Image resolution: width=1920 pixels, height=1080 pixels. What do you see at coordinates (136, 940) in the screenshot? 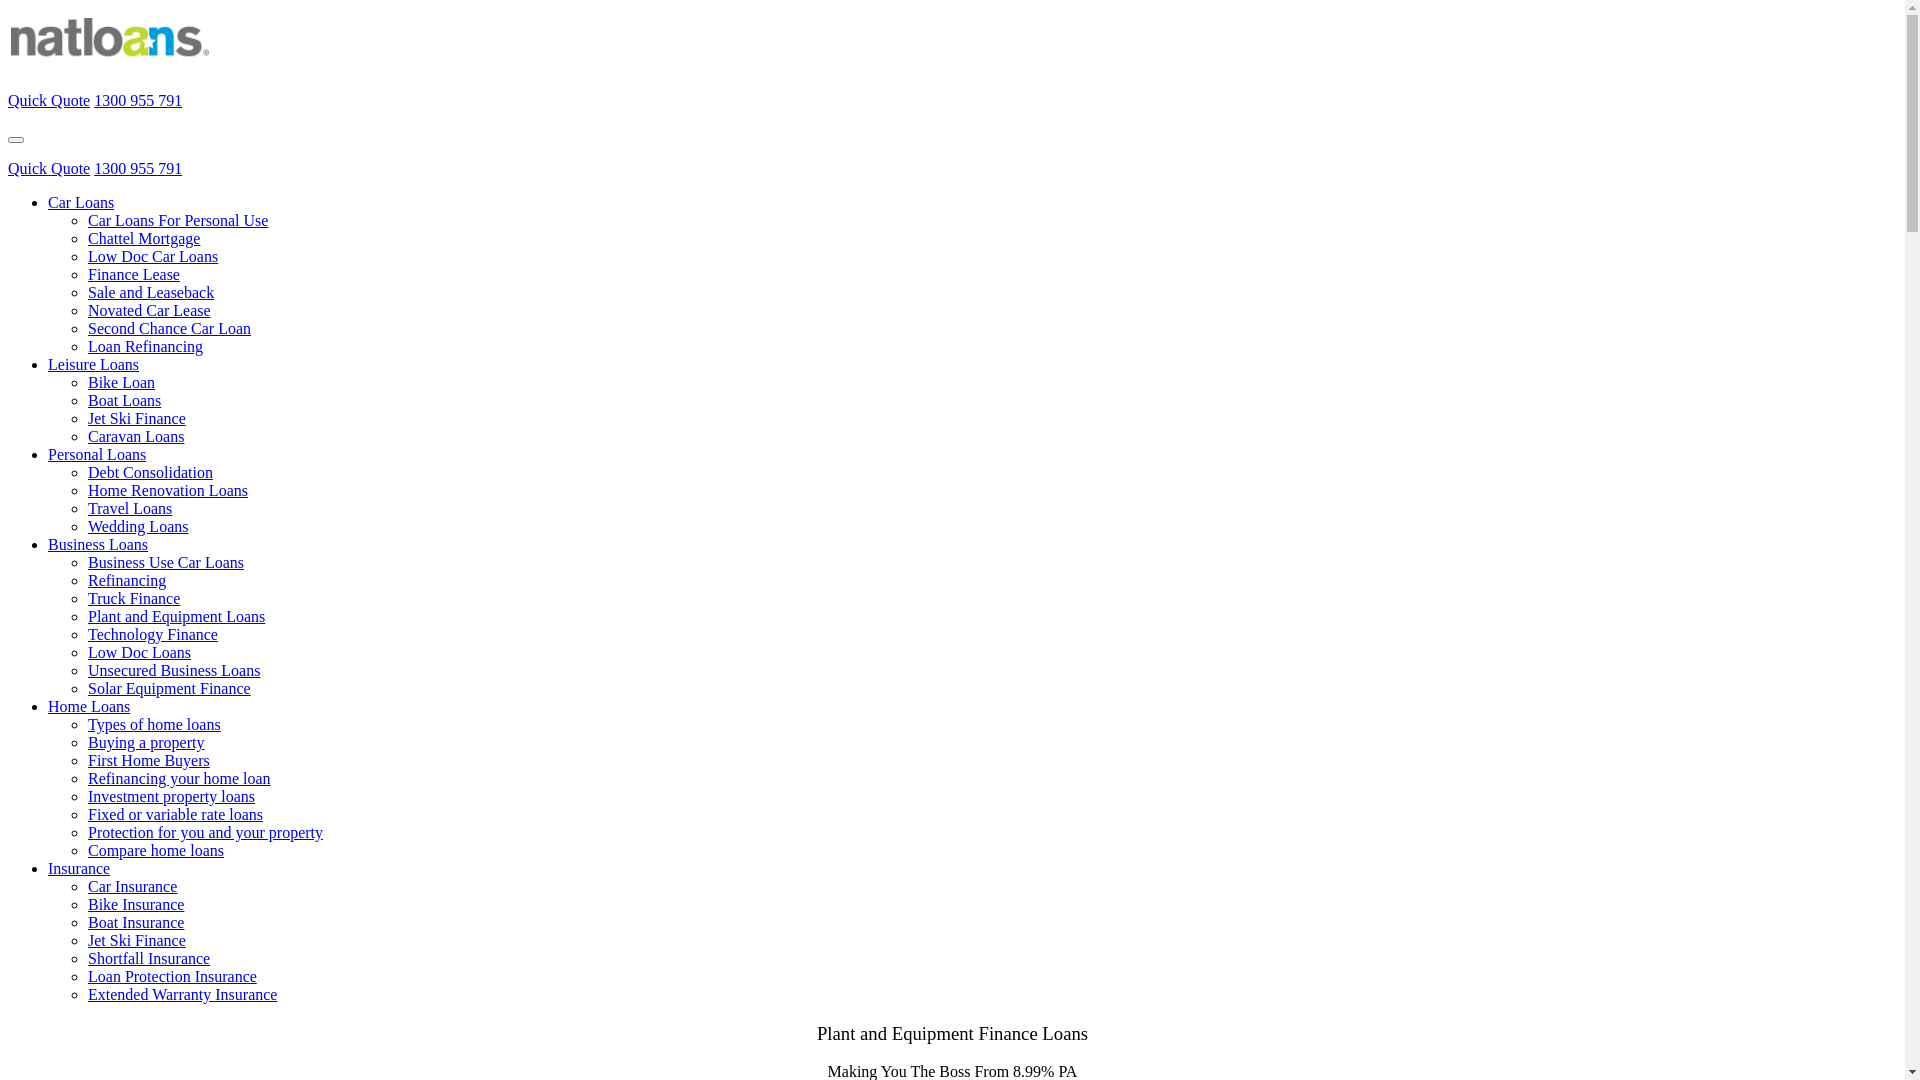
I see `'Jet Ski Finance'` at bounding box center [136, 940].